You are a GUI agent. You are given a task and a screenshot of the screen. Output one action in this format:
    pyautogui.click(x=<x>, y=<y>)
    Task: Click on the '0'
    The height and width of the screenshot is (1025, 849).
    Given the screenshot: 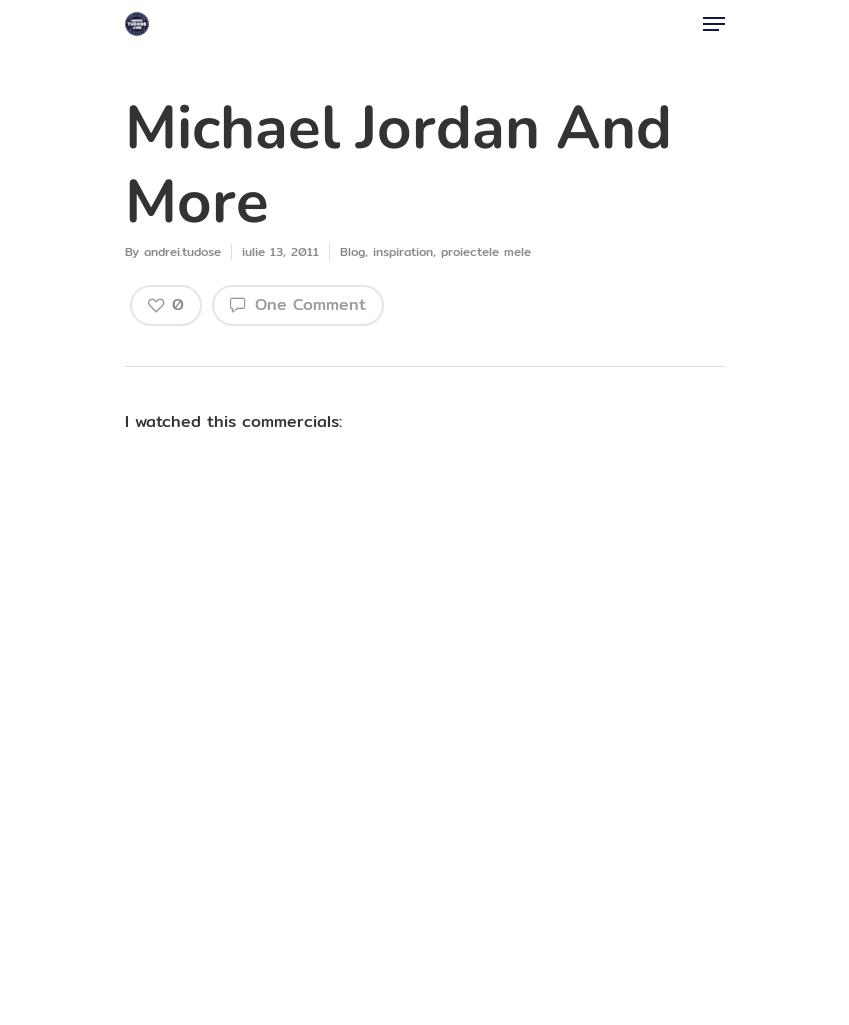 What is the action you would take?
    pyautogui.click(x=177, y=304)
    